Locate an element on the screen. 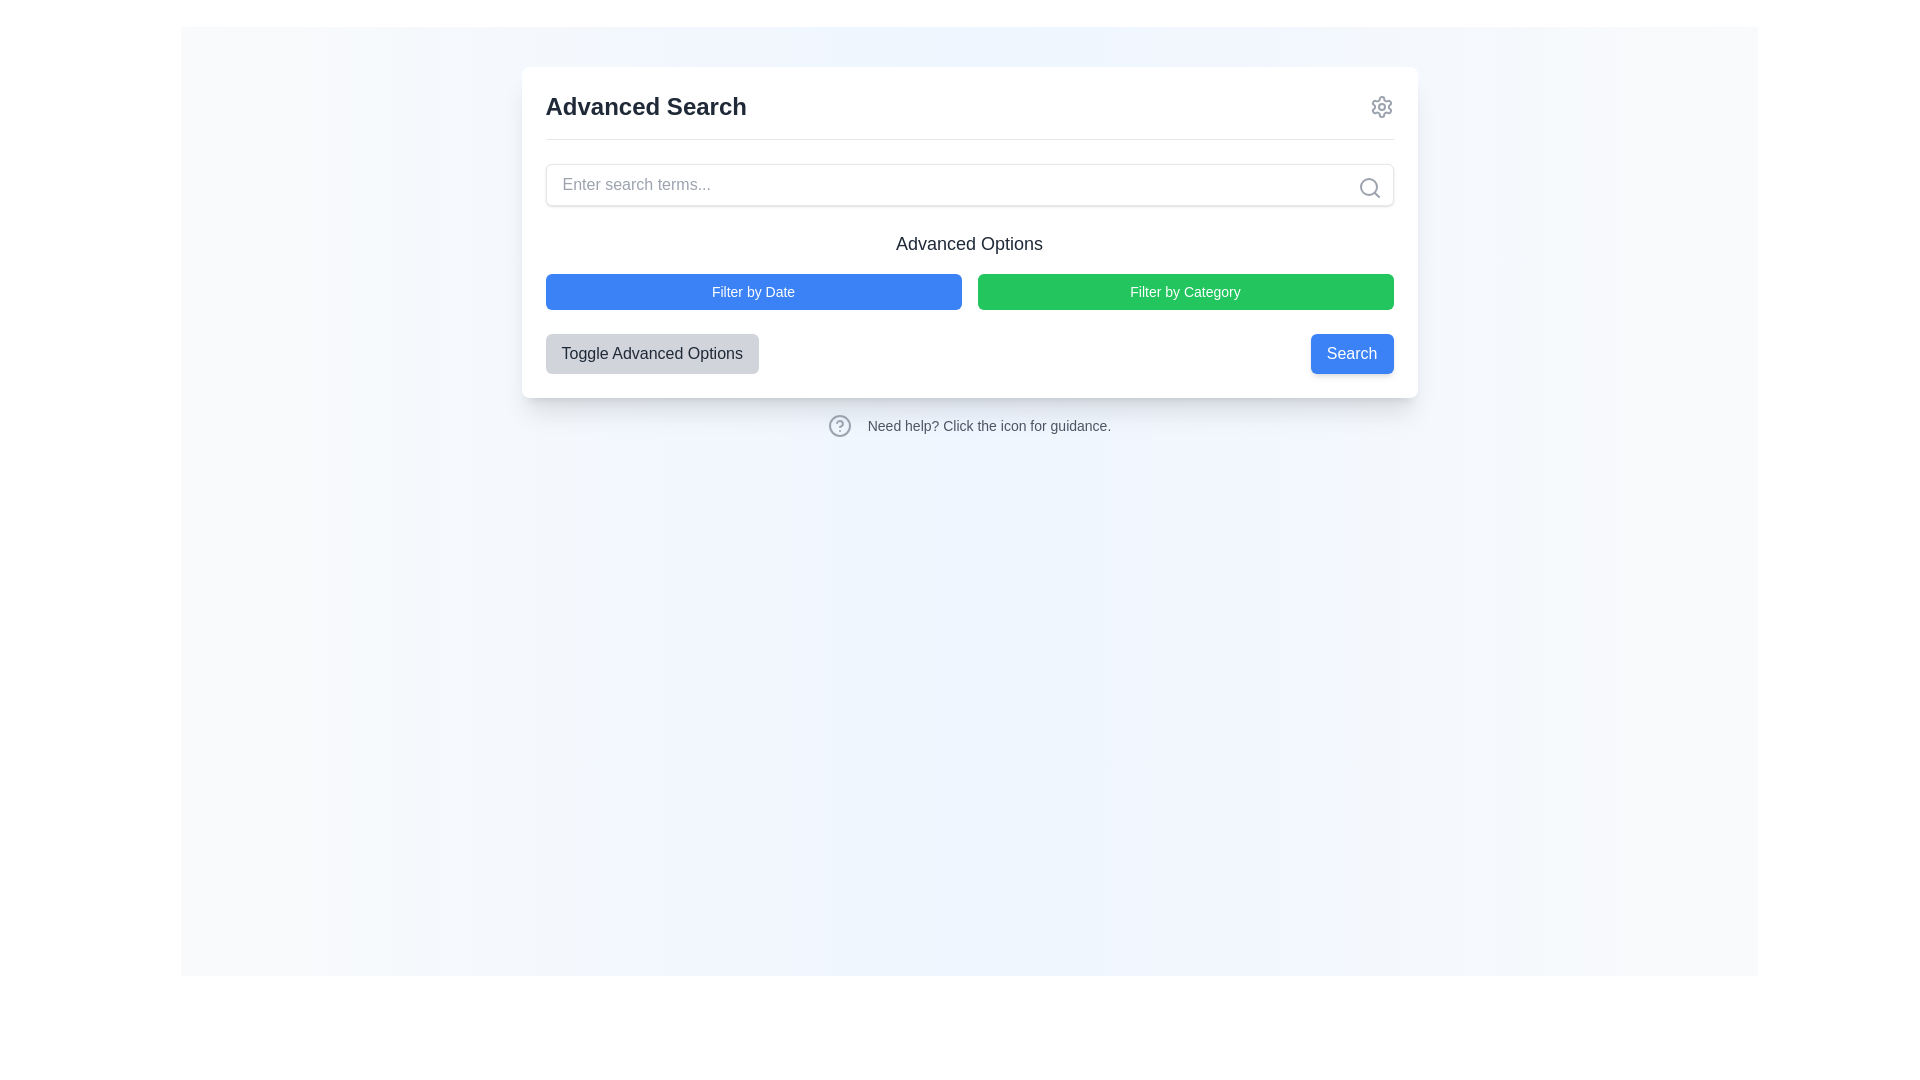 The image size is (1920, 1080). the search icon, depicted as a magnifying glass, located to the right of the search input field to initiate a search is located at coordinates (1368, 188).